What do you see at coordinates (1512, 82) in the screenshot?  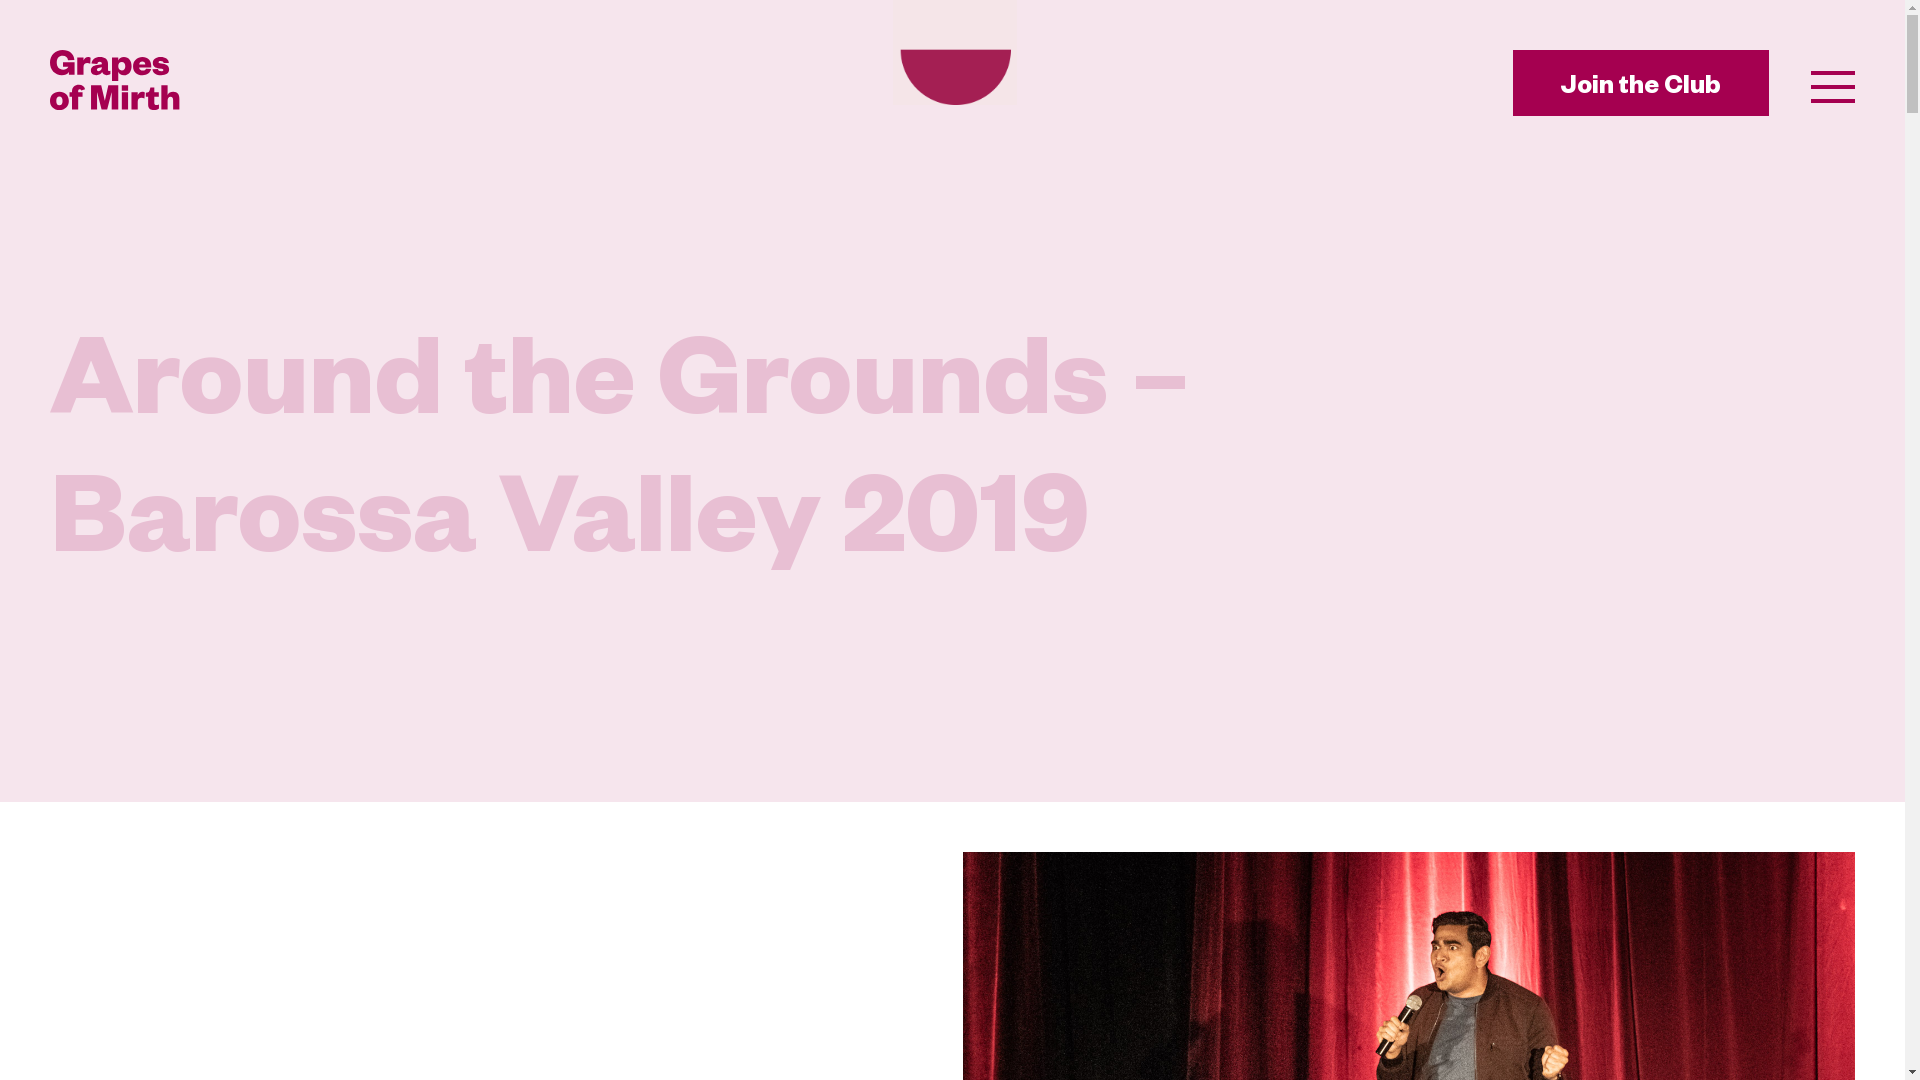 I see `'Join the Club'` at bounding box center [1512, 82].